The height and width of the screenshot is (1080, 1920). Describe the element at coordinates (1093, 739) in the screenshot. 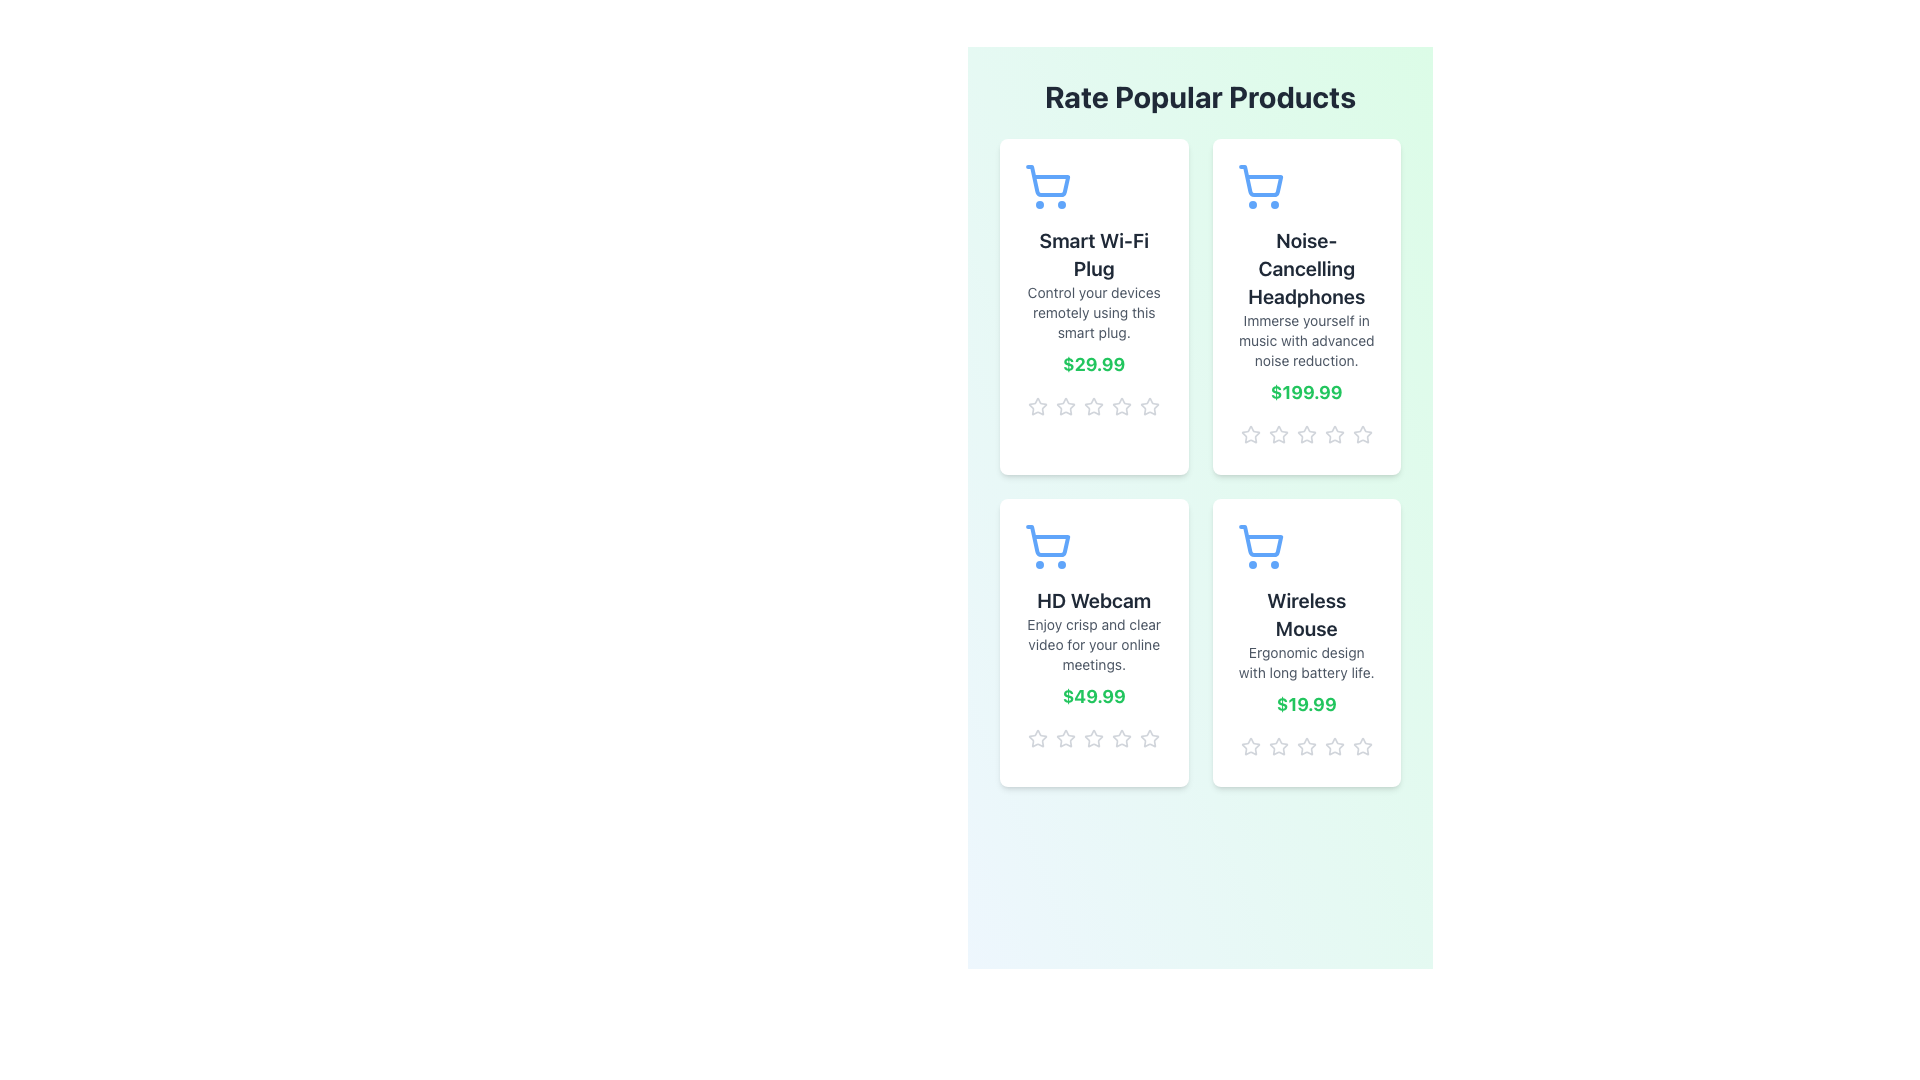

I see `the fourth star icon in the horizontal row of five to rate the product associated with the 'HD Webcam' card` at that location.